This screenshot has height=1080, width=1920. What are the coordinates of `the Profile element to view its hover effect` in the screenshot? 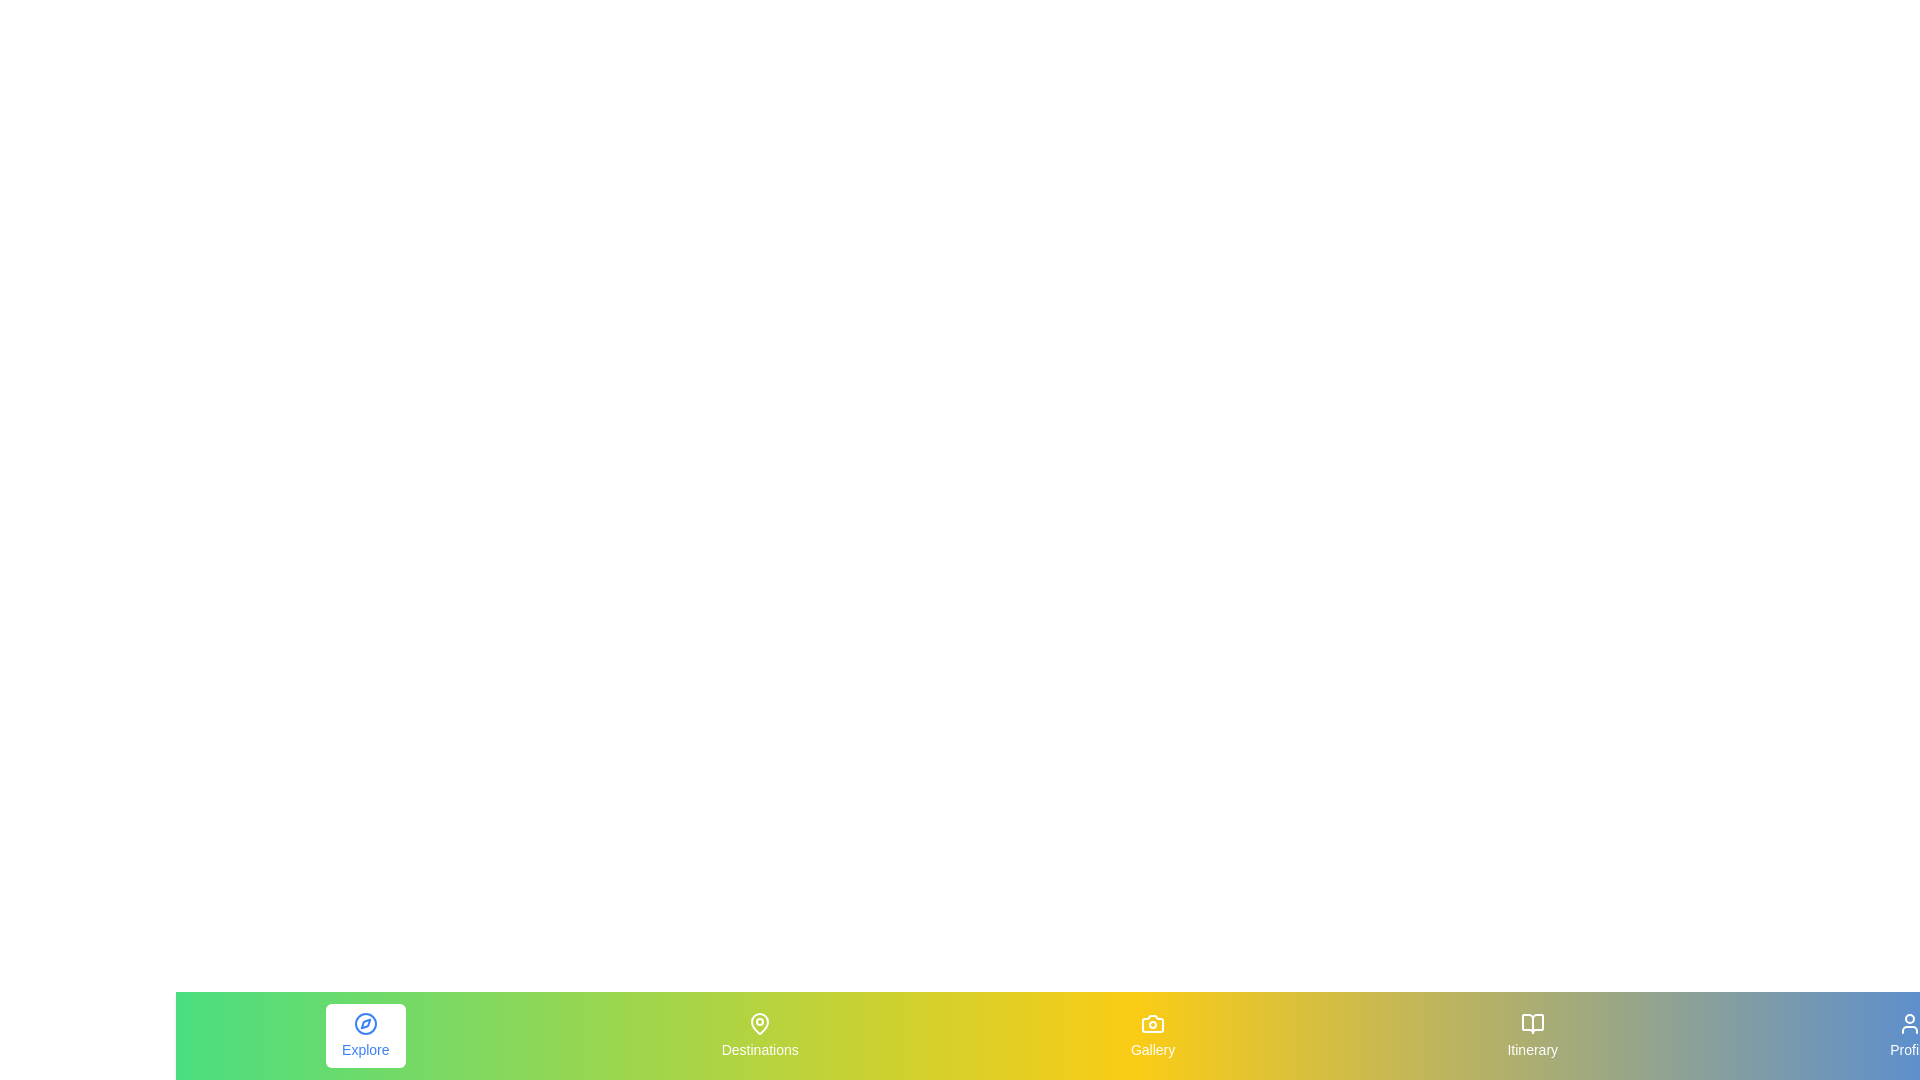 It's located at (1909, 1035).